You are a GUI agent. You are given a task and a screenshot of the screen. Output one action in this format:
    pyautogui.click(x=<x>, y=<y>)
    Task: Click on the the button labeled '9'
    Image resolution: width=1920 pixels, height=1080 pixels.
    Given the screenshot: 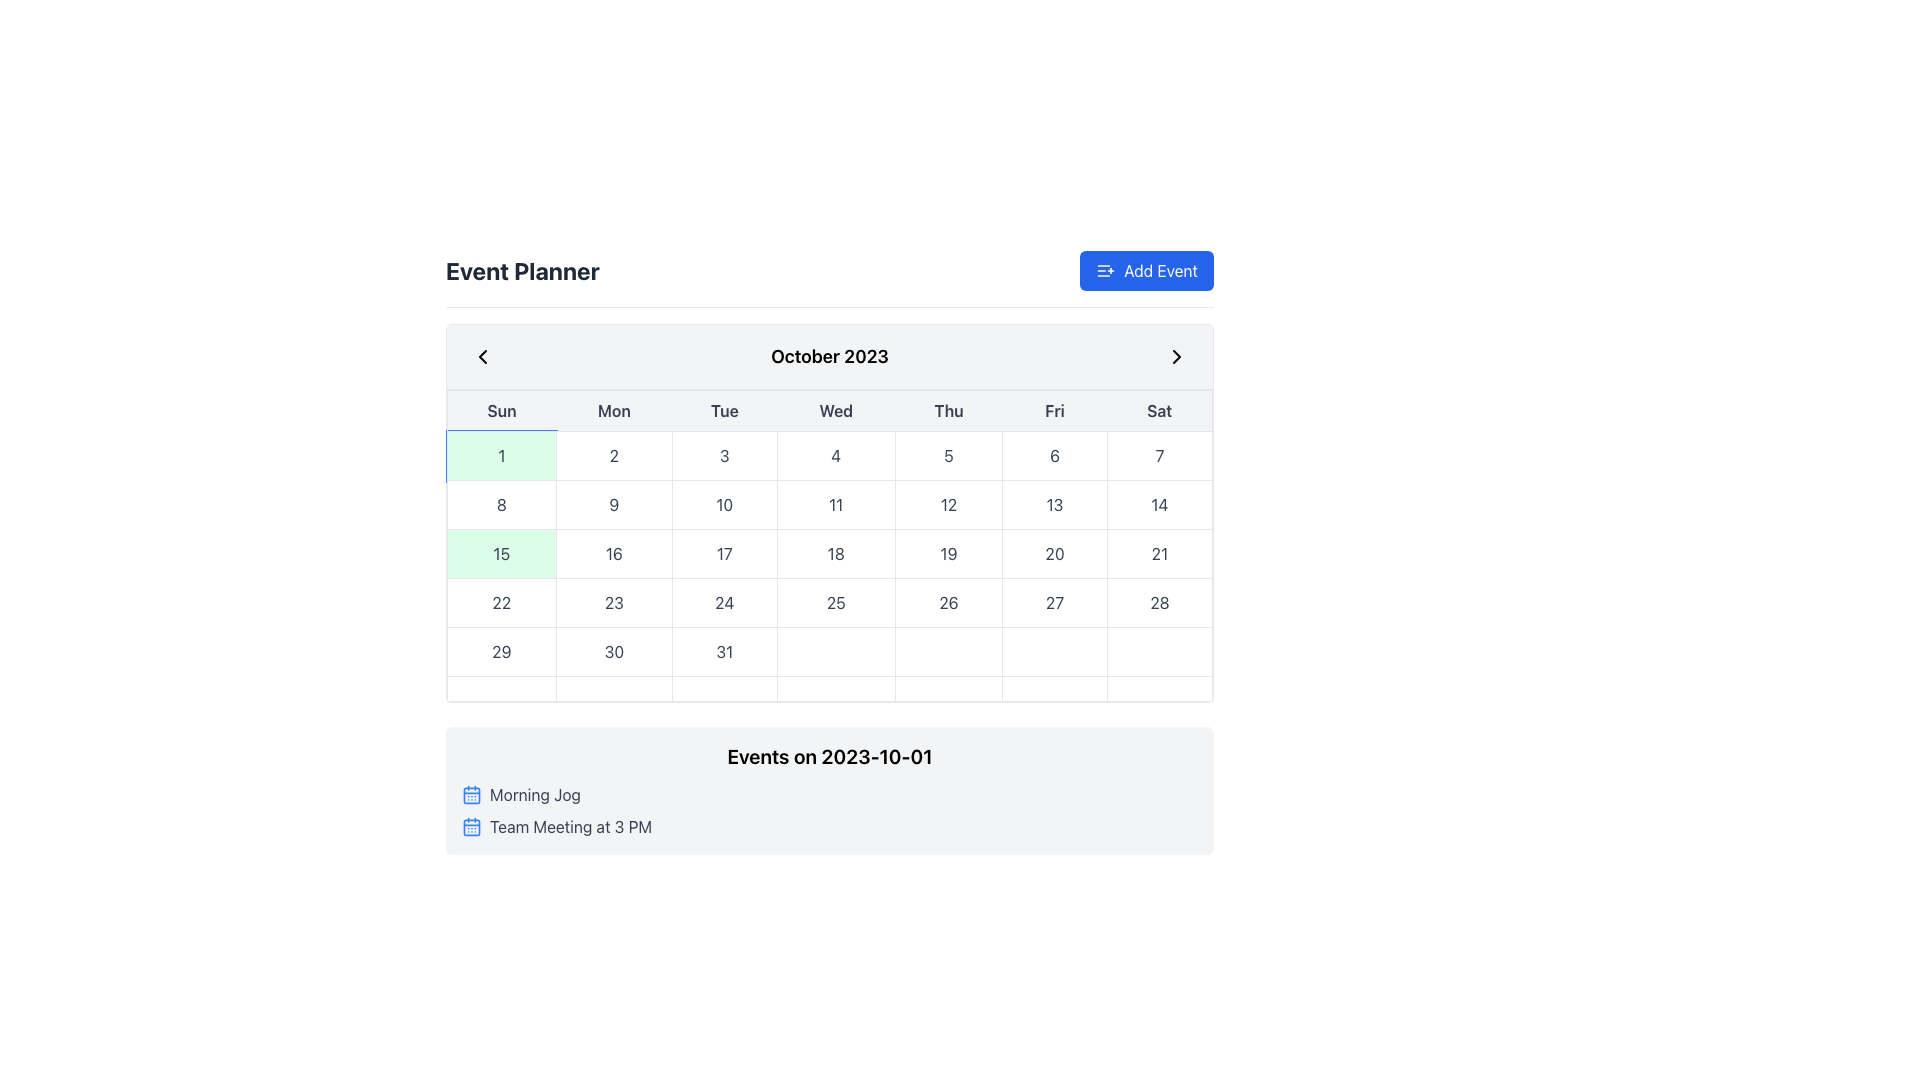 What is the action you would take?
    pyautogui.click(x=613, y=504)
    